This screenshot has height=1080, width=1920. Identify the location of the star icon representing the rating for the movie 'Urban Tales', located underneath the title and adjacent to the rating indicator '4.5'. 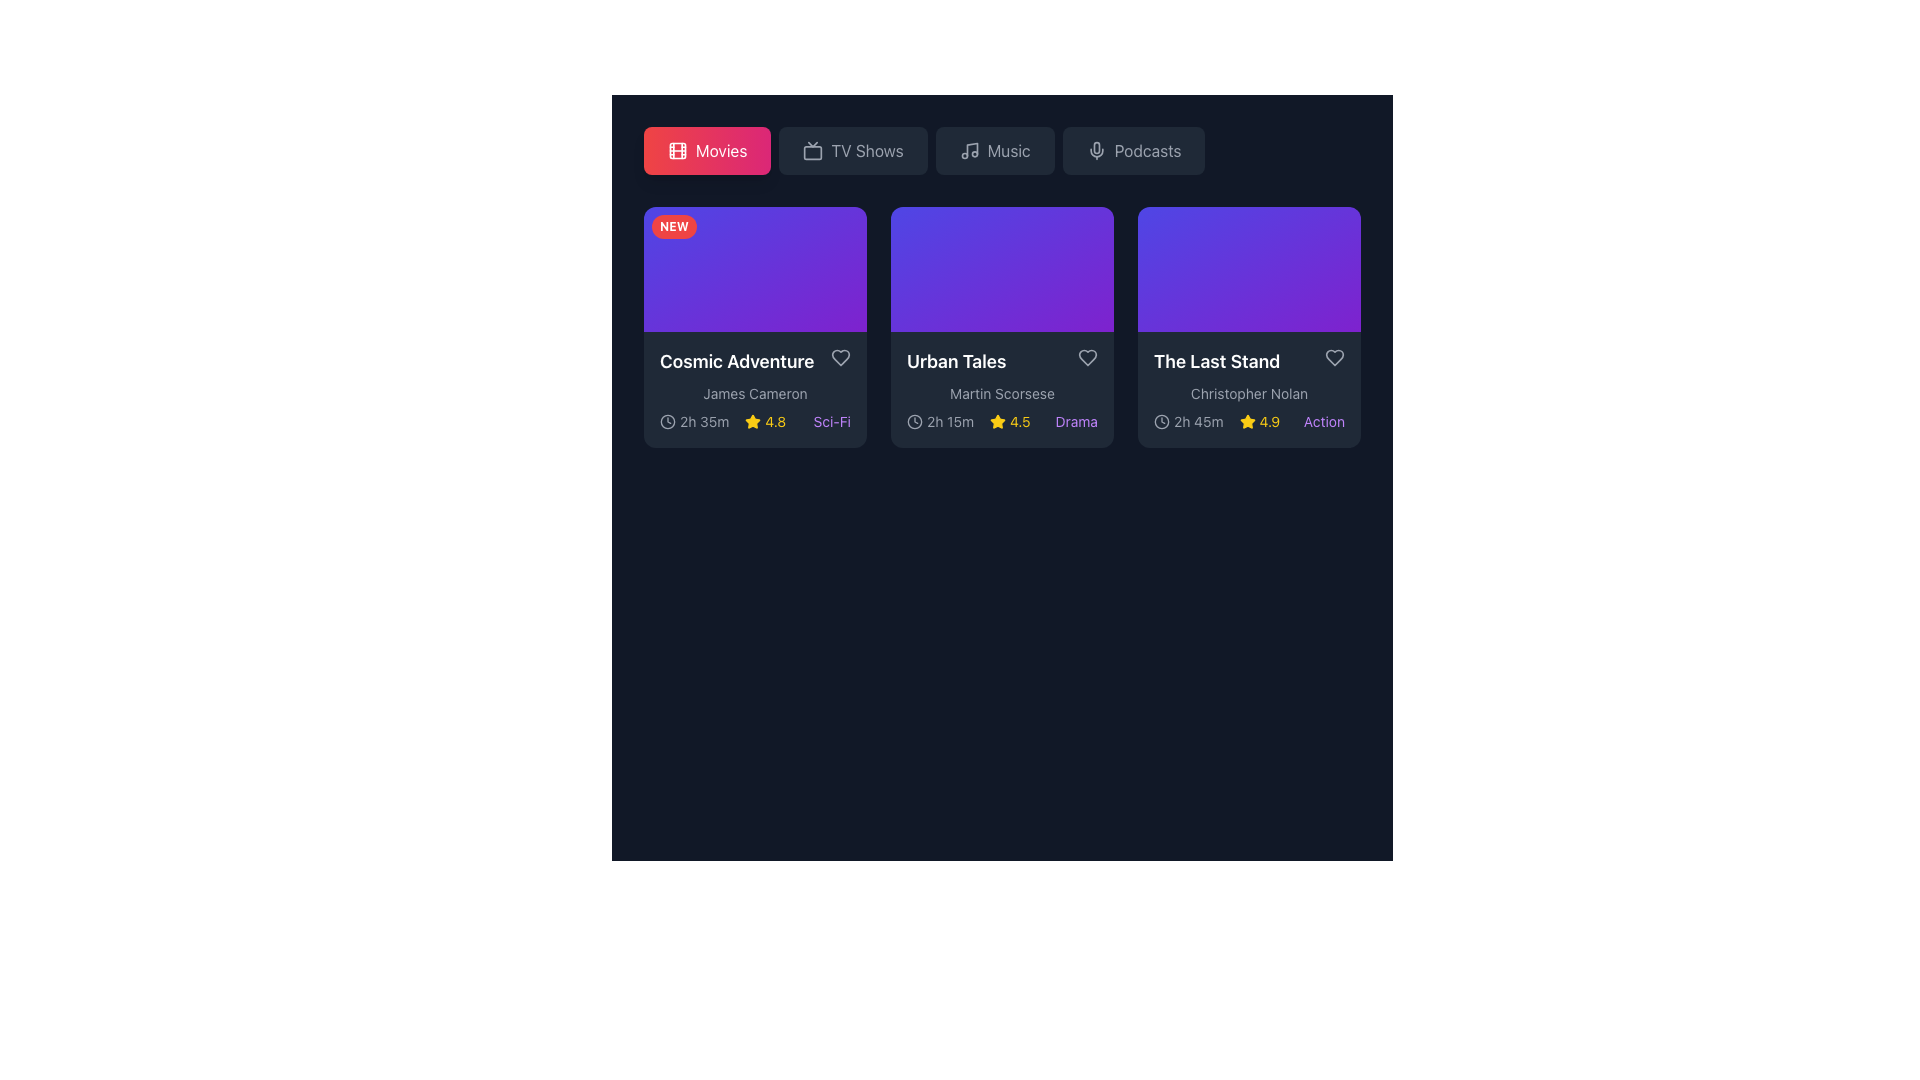
(998, 421).